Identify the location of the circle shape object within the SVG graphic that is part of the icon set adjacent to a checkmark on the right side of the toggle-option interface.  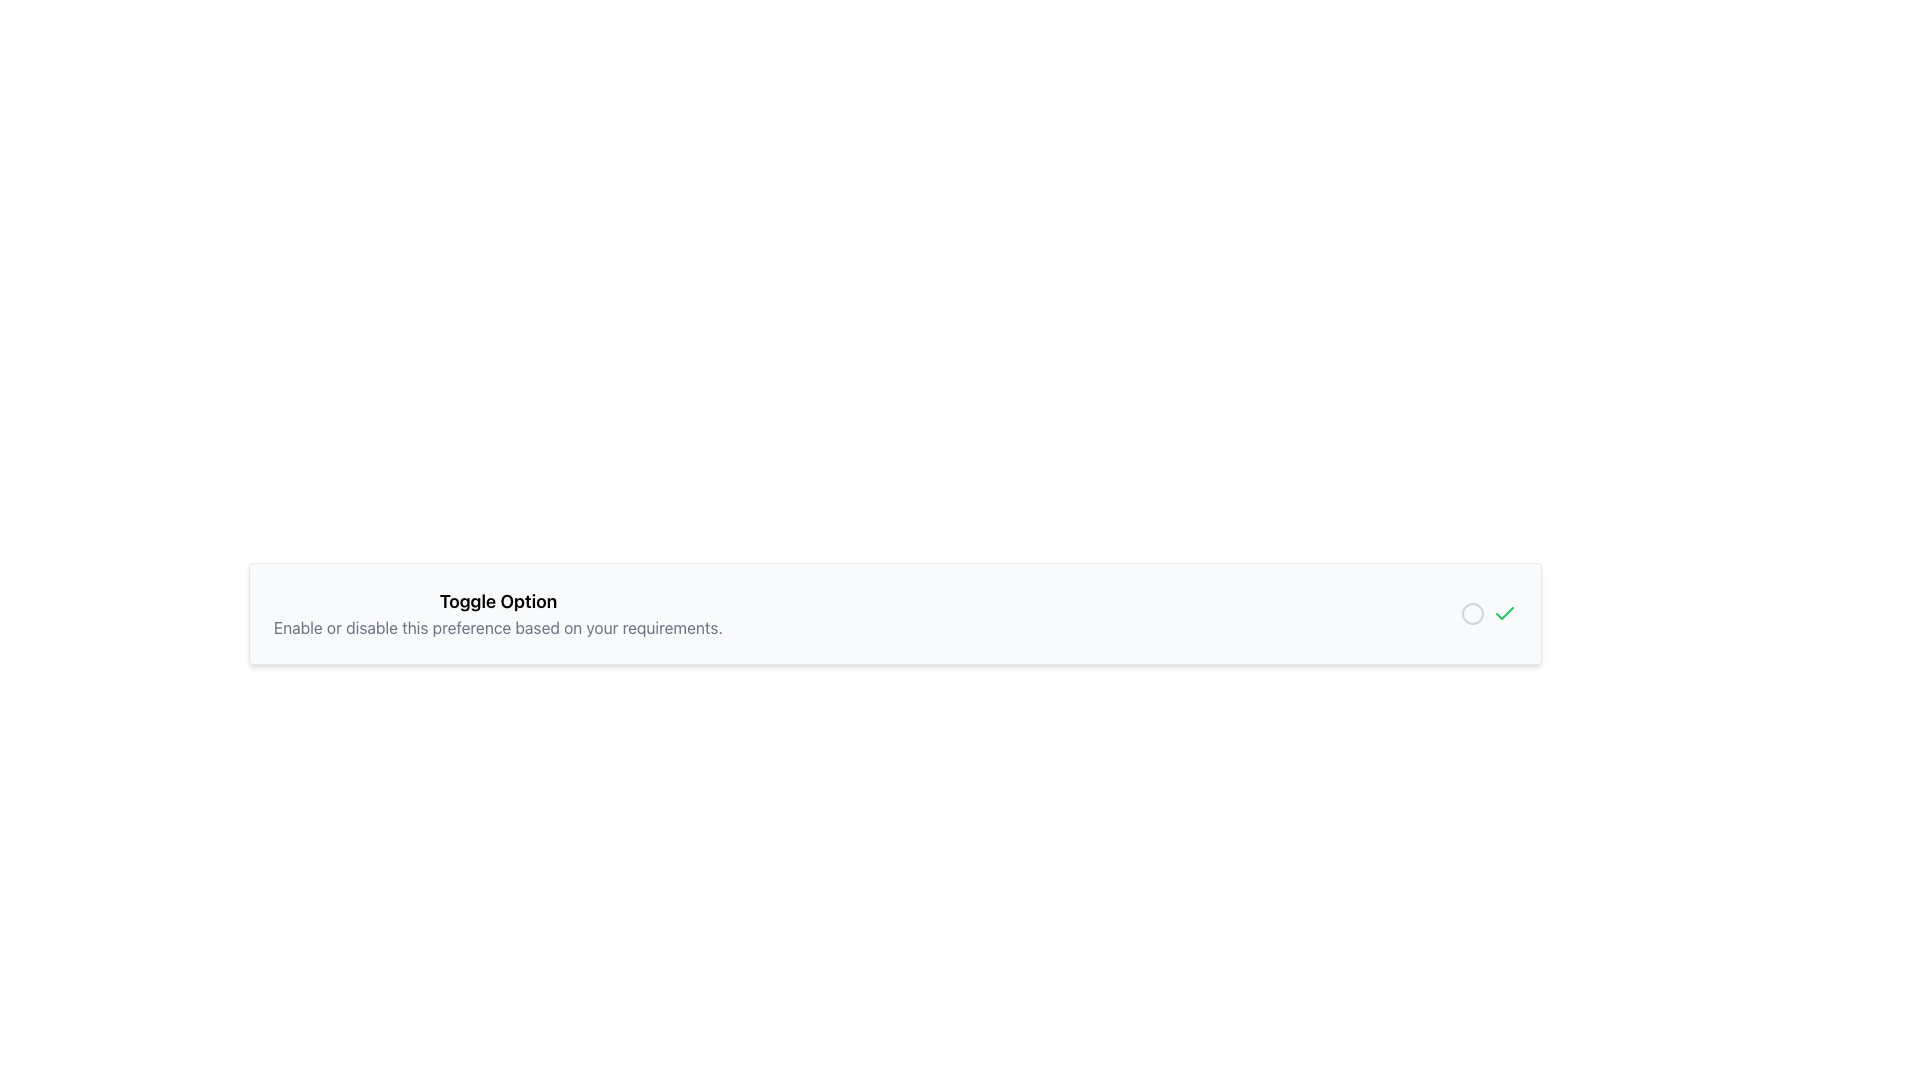
(1473, 612).